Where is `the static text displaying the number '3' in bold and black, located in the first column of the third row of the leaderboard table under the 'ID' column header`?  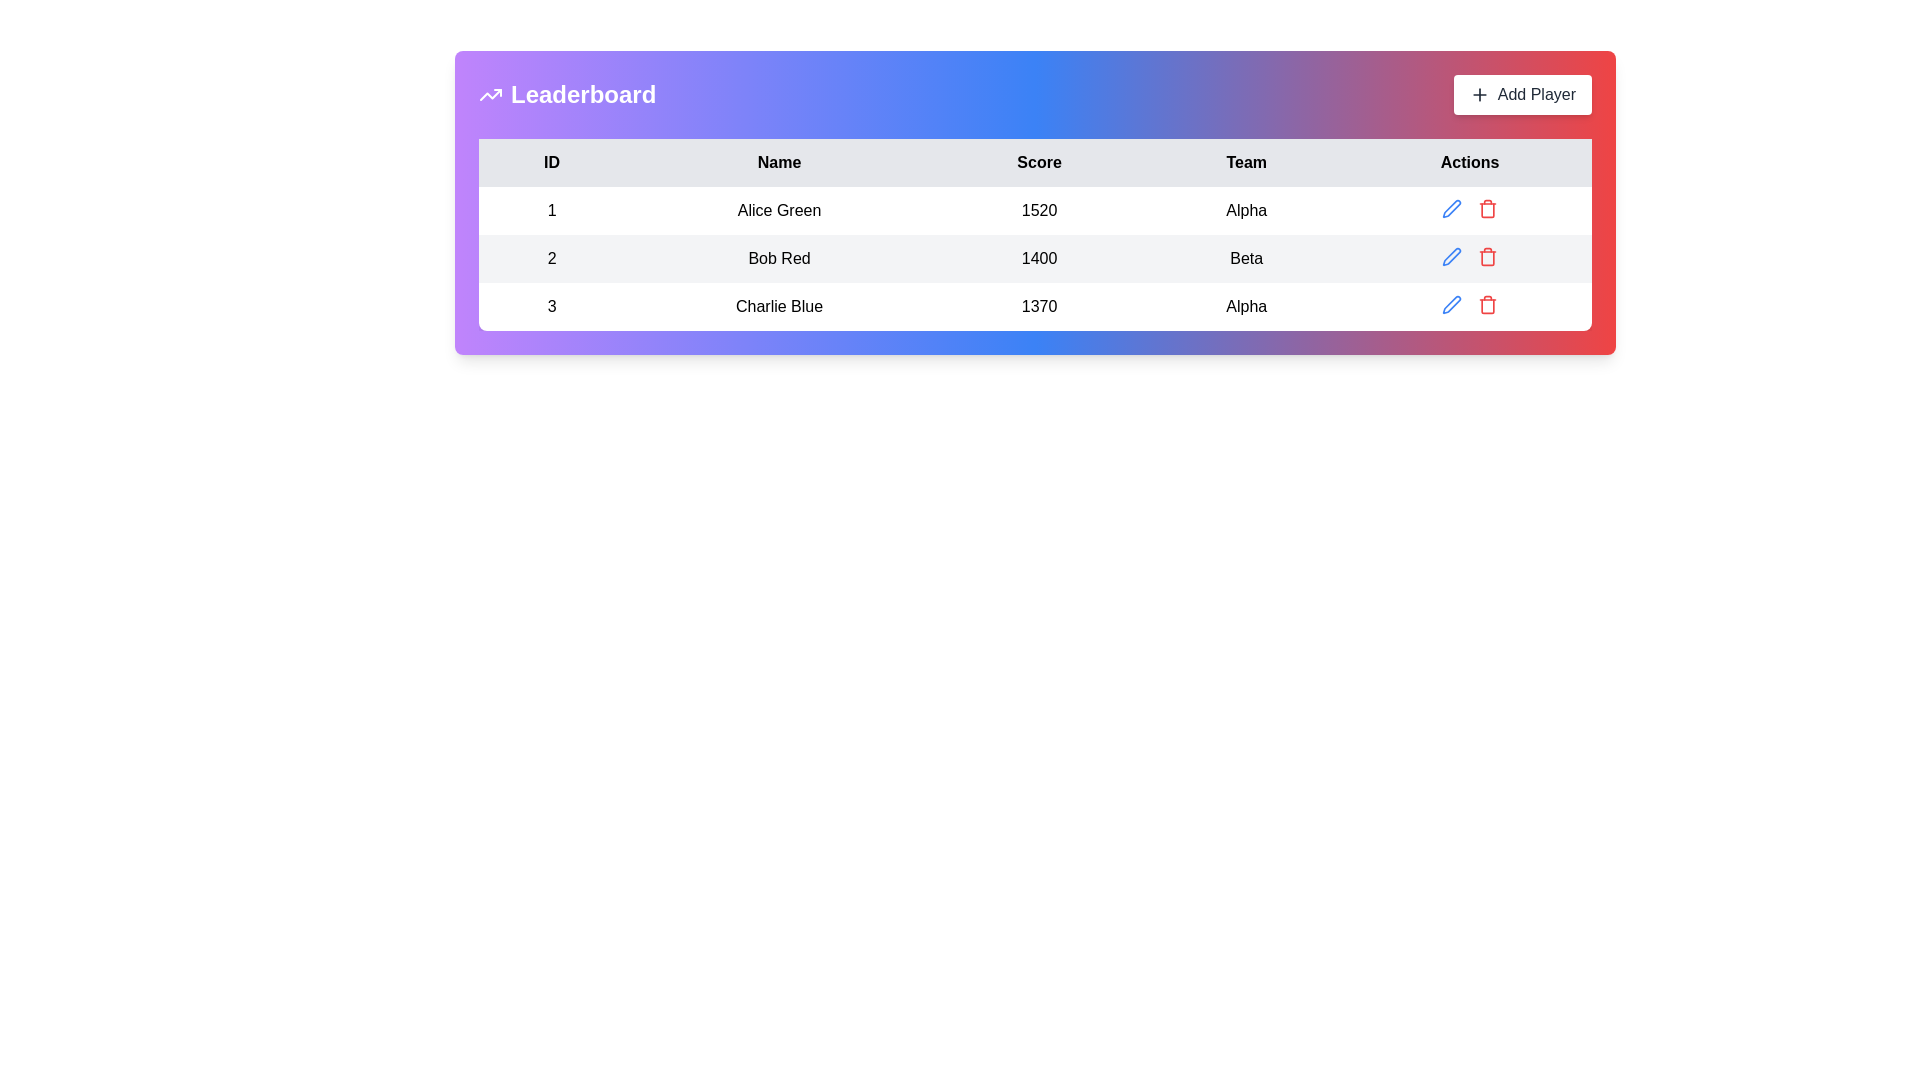 the static text displaying the number '3' in bold and black, located in the first column of the third row of the leaderboard table under the 'ID' column header is located at coordinates (552, 307).